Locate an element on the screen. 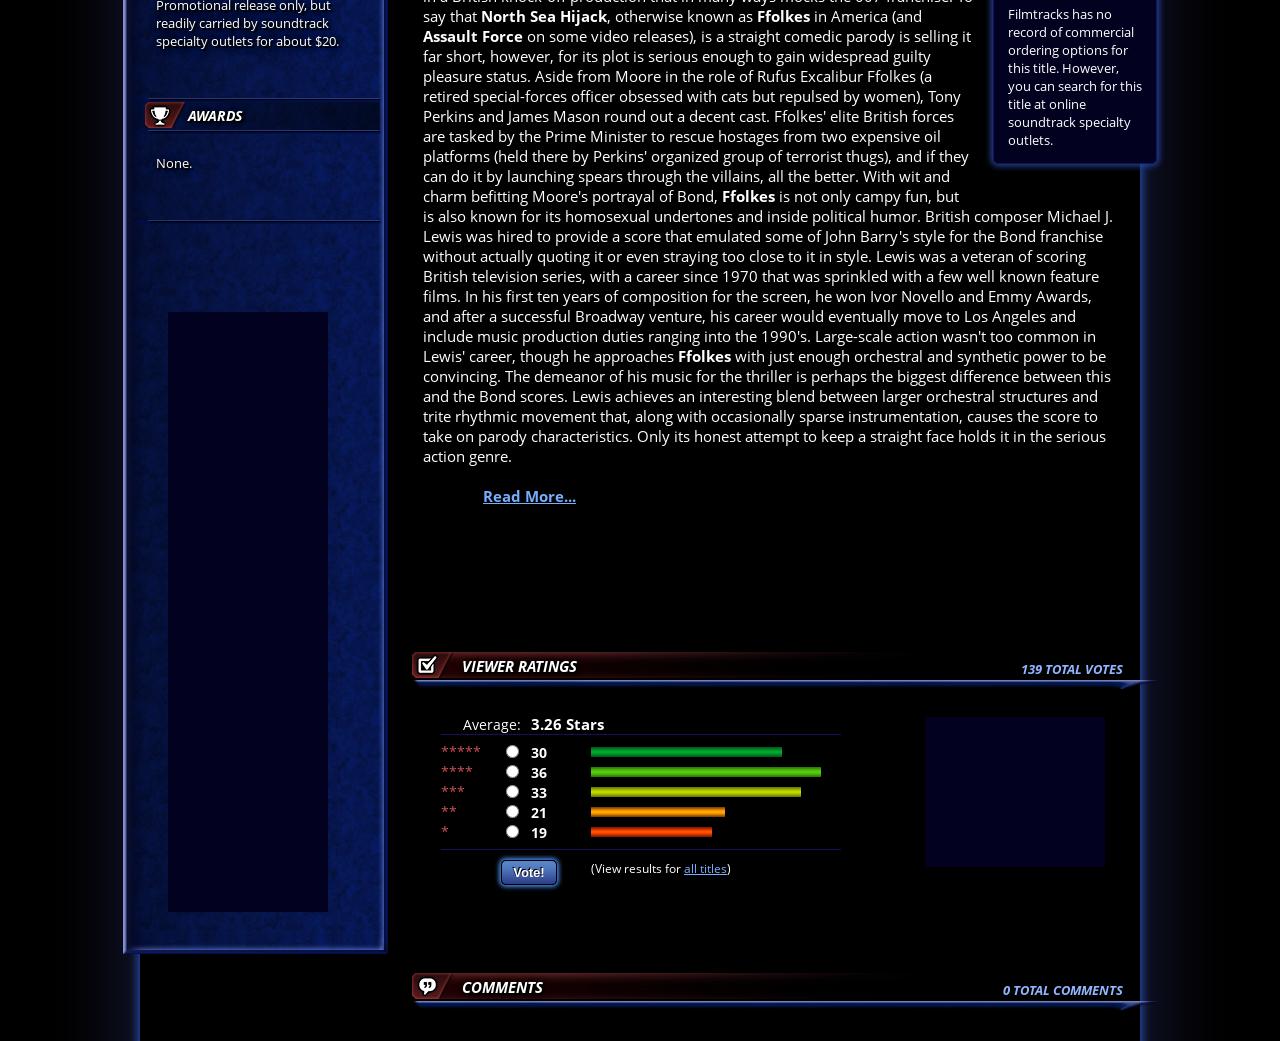  '***' is located at coordinates (451, 791).